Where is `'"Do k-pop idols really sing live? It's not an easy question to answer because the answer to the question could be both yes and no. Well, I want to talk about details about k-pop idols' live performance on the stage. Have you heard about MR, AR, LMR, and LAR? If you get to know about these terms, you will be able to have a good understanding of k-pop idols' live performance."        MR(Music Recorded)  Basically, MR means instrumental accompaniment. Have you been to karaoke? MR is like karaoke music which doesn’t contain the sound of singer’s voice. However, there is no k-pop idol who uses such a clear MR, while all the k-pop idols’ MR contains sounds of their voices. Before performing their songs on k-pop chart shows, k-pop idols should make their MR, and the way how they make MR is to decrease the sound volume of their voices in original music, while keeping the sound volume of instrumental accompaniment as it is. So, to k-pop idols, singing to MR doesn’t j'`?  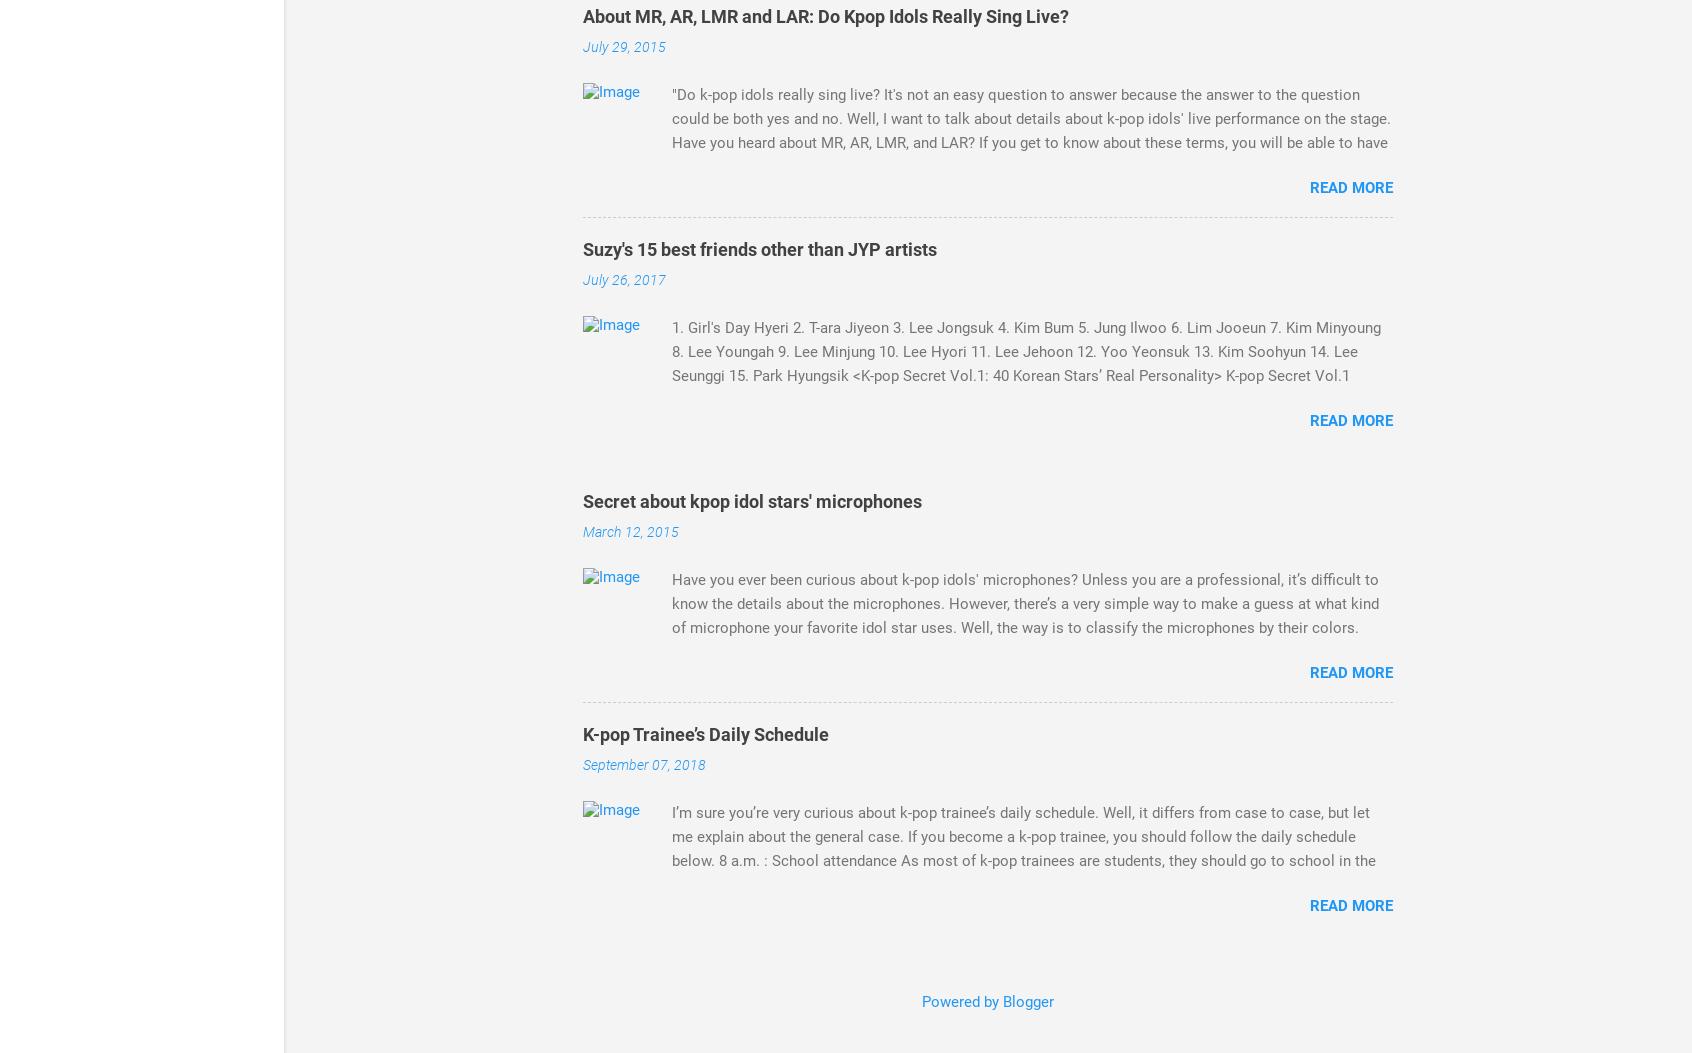
'"Do k-pop idols really sing live? It's not an easy question to answer because the answer to the question could be both yes and no. Well, I want to talk about details about k-pop idols' live performance on the stage. Have you heard about MR, AR, LMR, and LAR? If you get to know about these terms, you will be able to have a good understanding of k-pop idols' live performance."        MR(Music Recorded)  Basically, MR means instrumental accompaniment. Have you been to karaoke? MR is like karaoke music which doesn’t contain the sound of singer’s voice. However, there is no k-pop idol who uses such a clear MR, while all the k-pop idols’ MR contains sounds of their voices. Before performing their songs on k-pop chart shows, k-pop idols should make their MR, and the way how they make MR is to decrease the sound volume of their voices in original music, while keeping the sound volume of instrumental accompaniment as it is. So, to k-pop idols, singing to MR doesn’t j' is located at coordinates (1030, 203).